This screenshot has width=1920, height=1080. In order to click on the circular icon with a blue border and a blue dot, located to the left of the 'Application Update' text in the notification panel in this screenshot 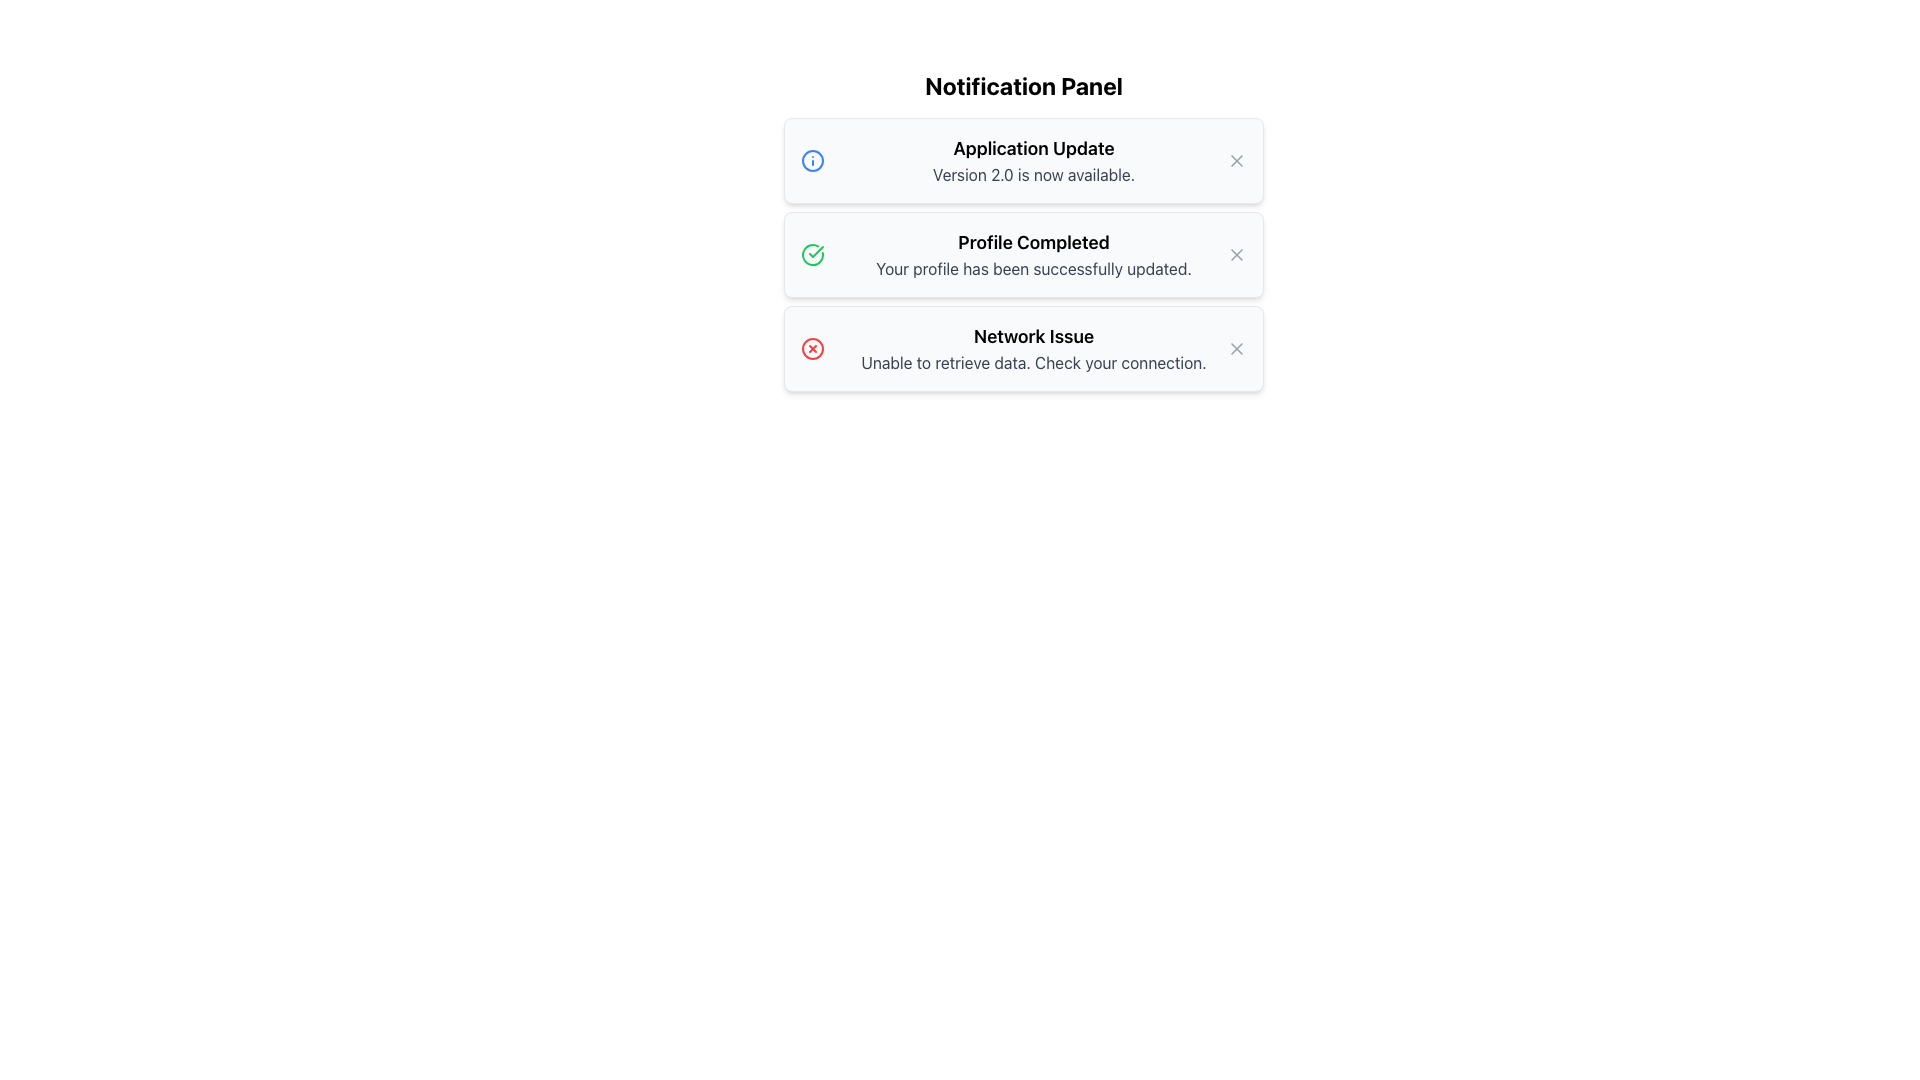, I will do `click(812, 160)`.